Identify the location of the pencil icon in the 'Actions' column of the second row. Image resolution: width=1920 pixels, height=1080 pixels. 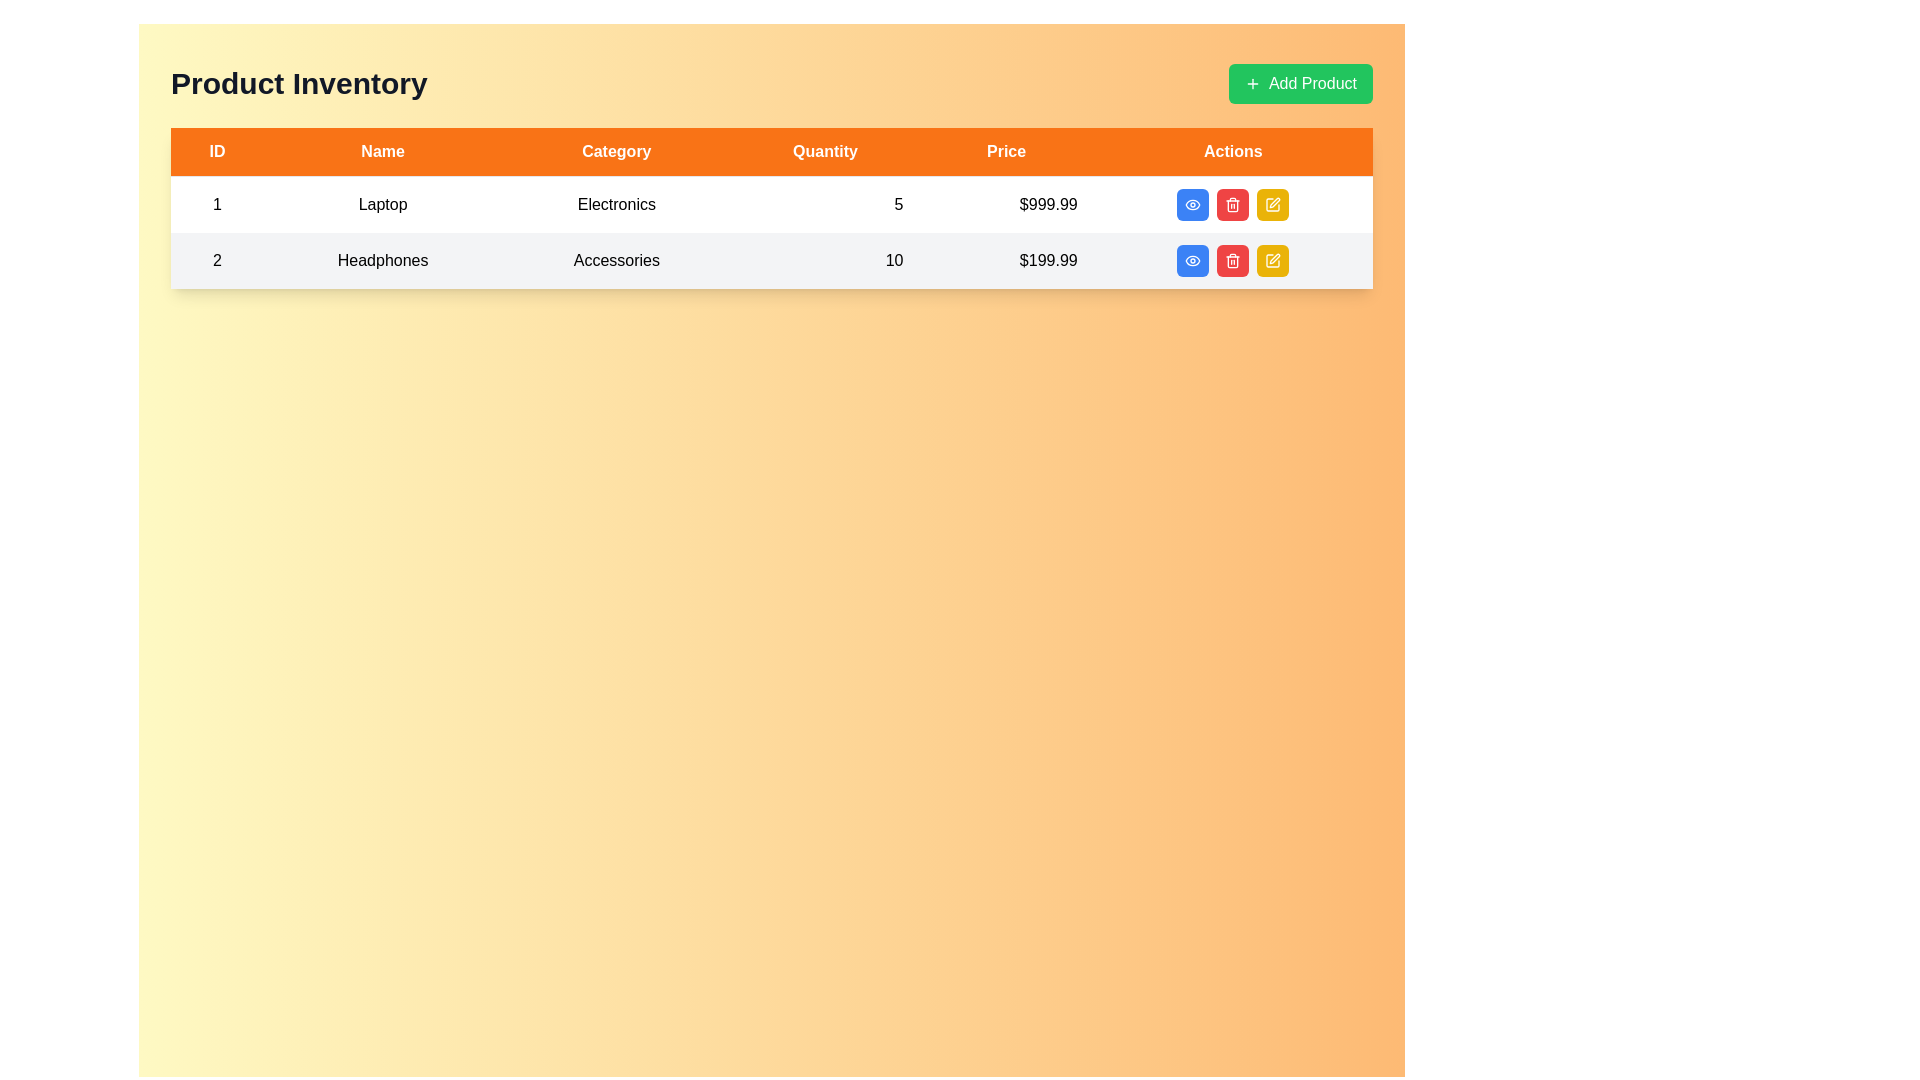
(1274, 257).